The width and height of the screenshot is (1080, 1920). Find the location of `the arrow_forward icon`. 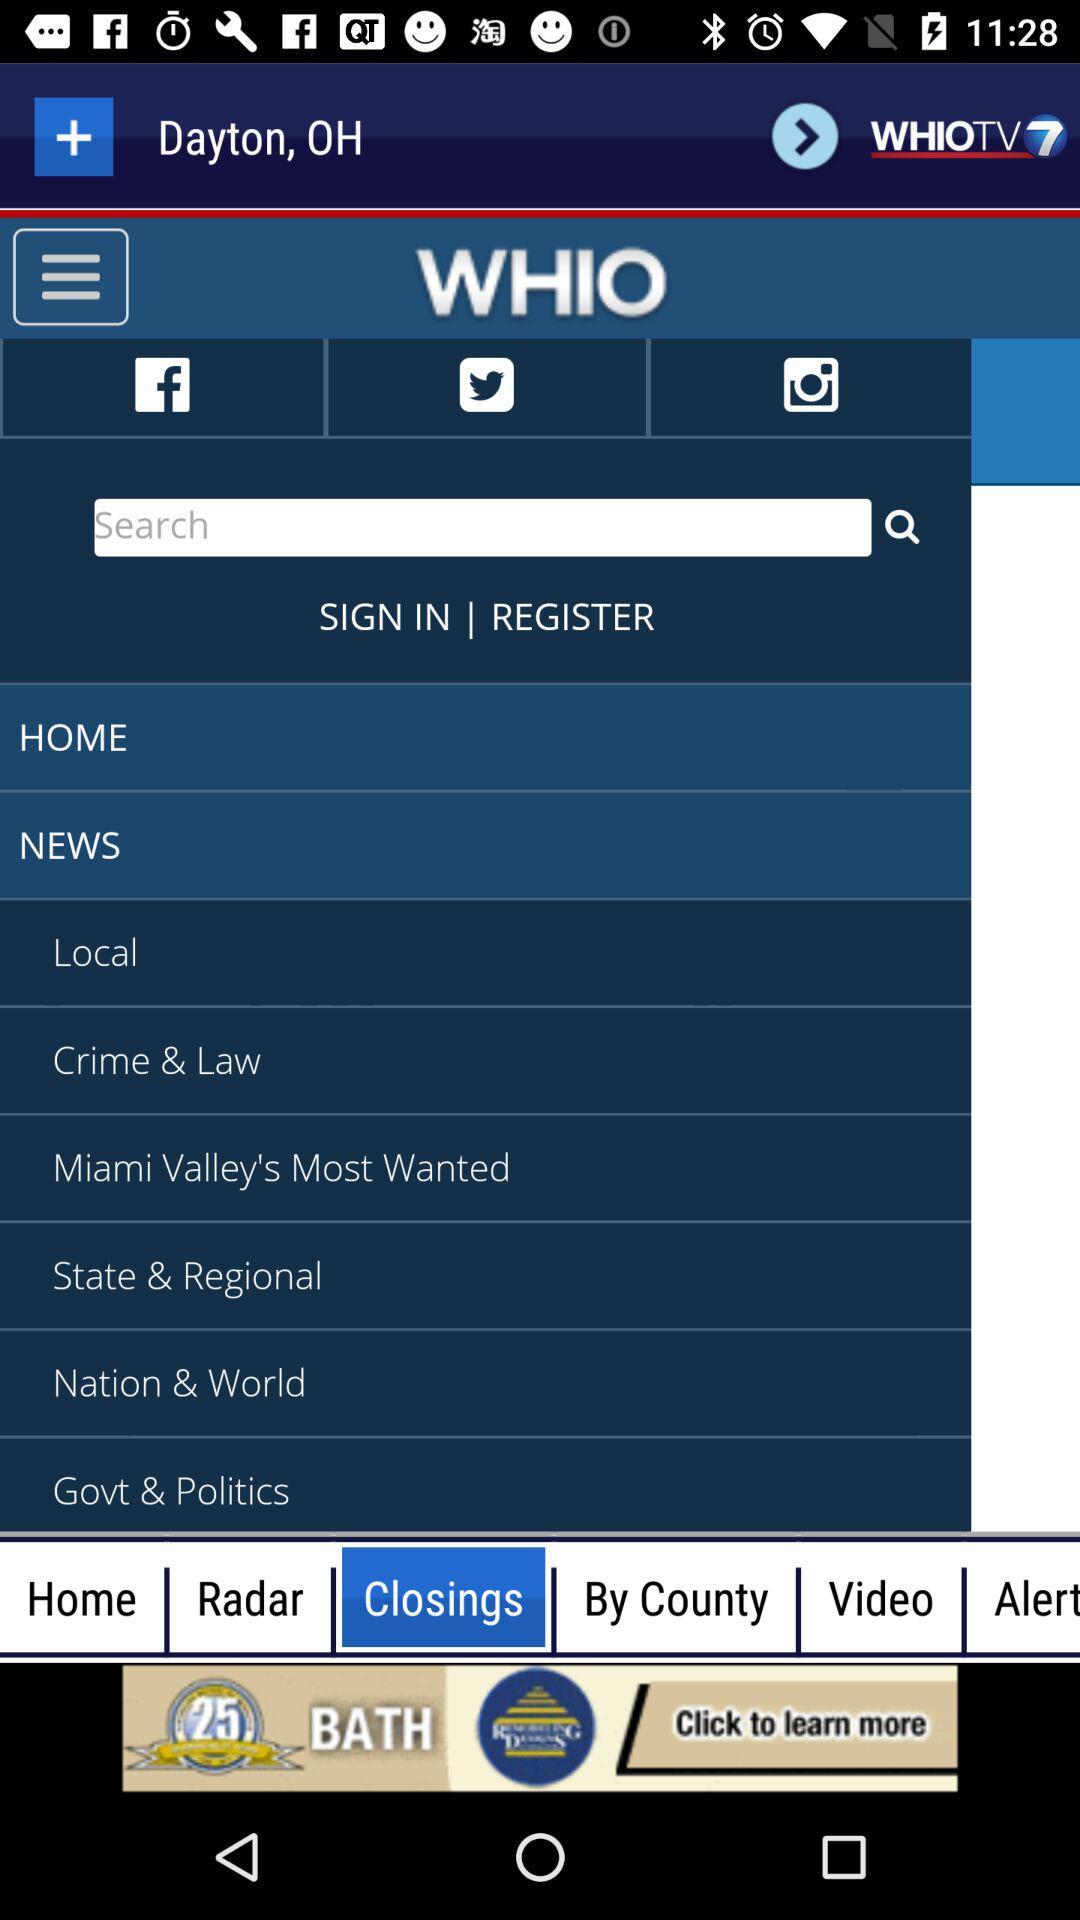

the arrow_forward icon is located at coordinates (804, 135).